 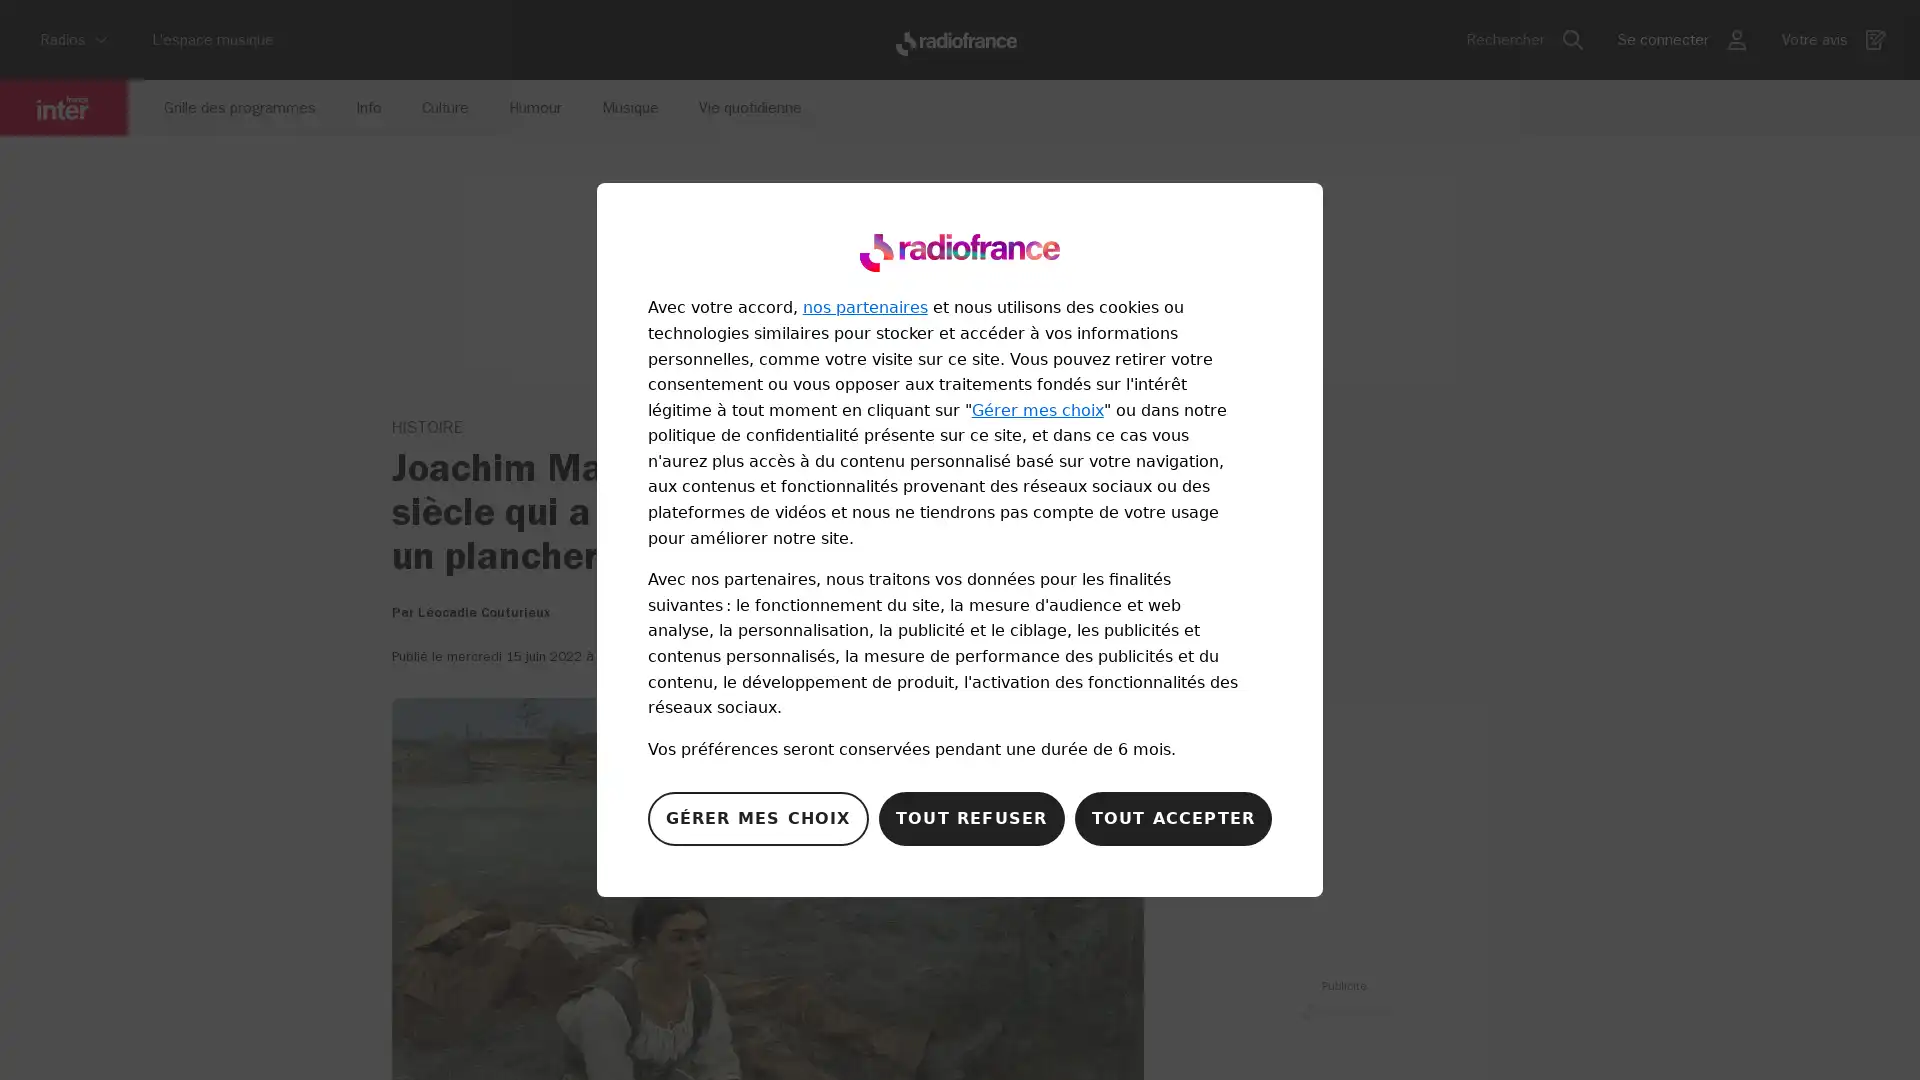 What do you see at coordinates (771, 655) in the screenshot?
I see `Partager` at bounding box center [771, 655].